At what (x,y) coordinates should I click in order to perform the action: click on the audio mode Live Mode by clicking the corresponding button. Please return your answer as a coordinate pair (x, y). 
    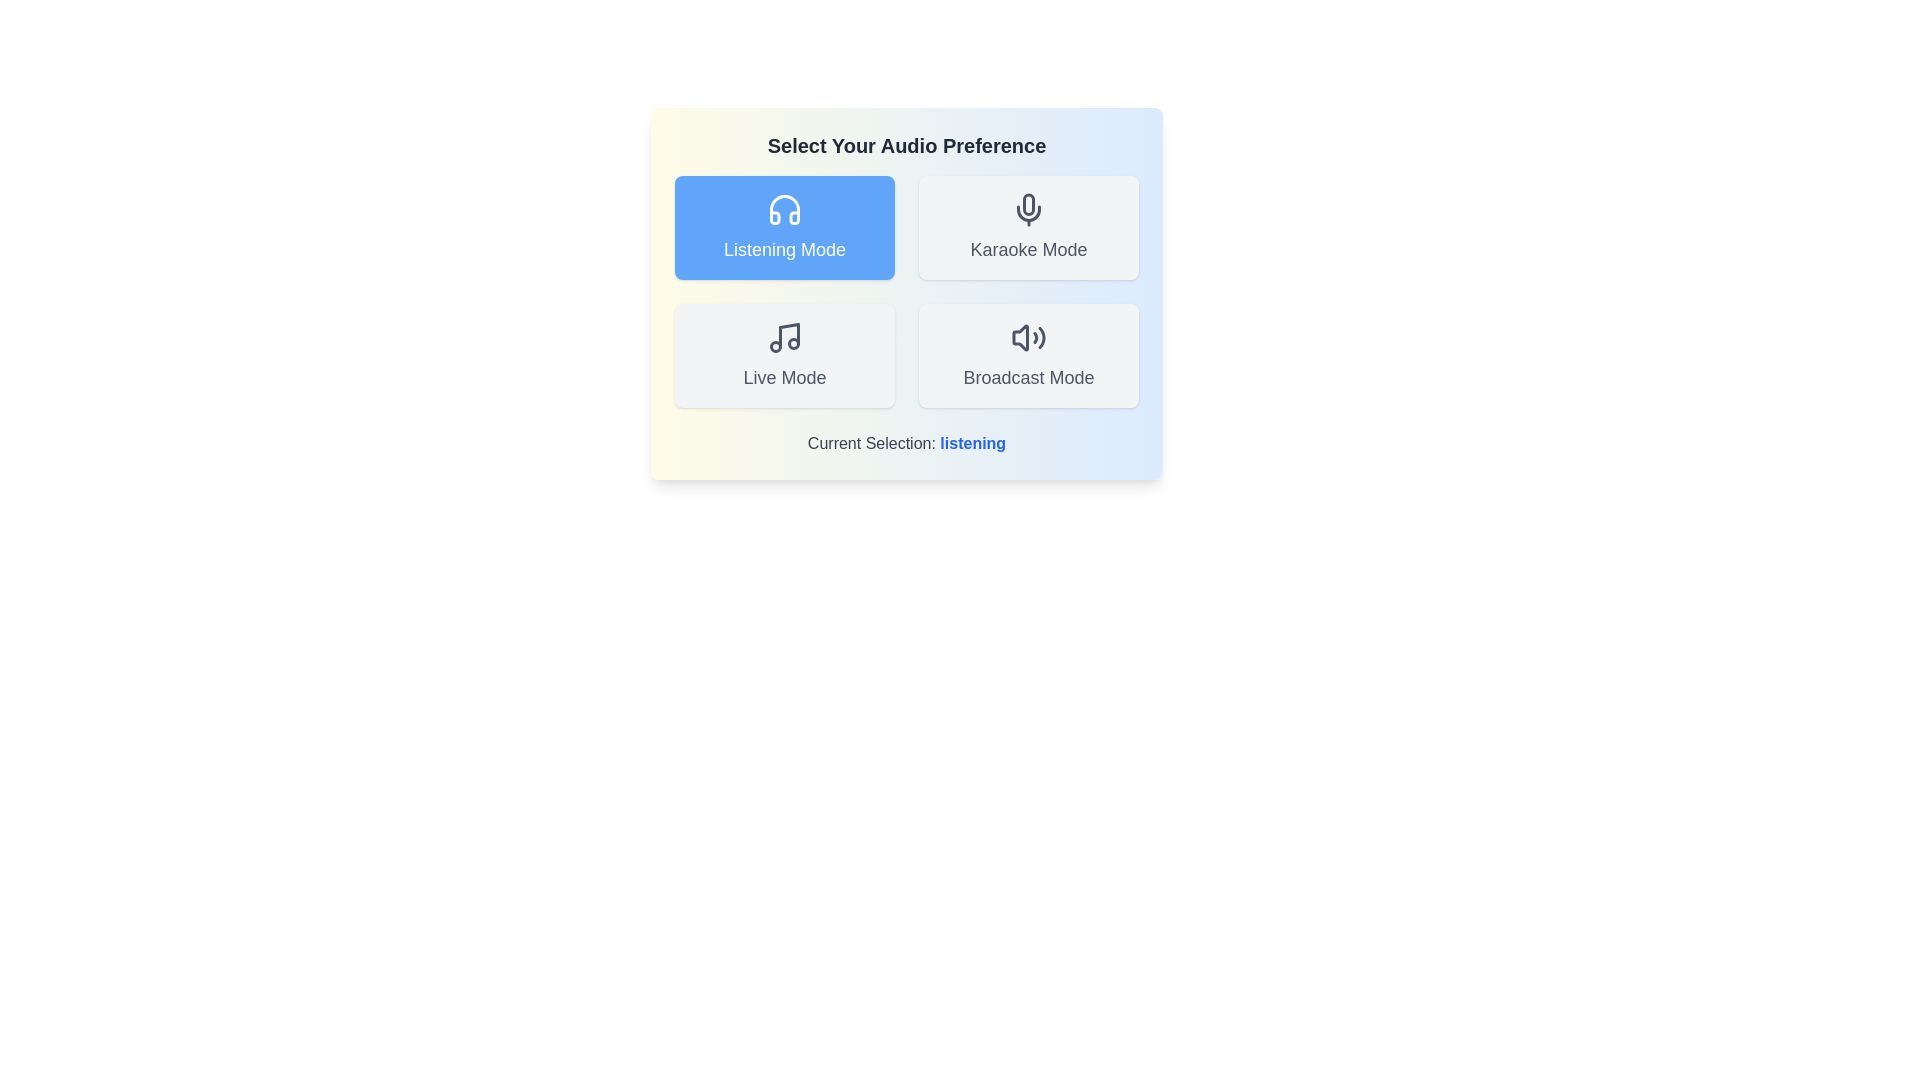
    Looking at the image, I should click on (784, 354).